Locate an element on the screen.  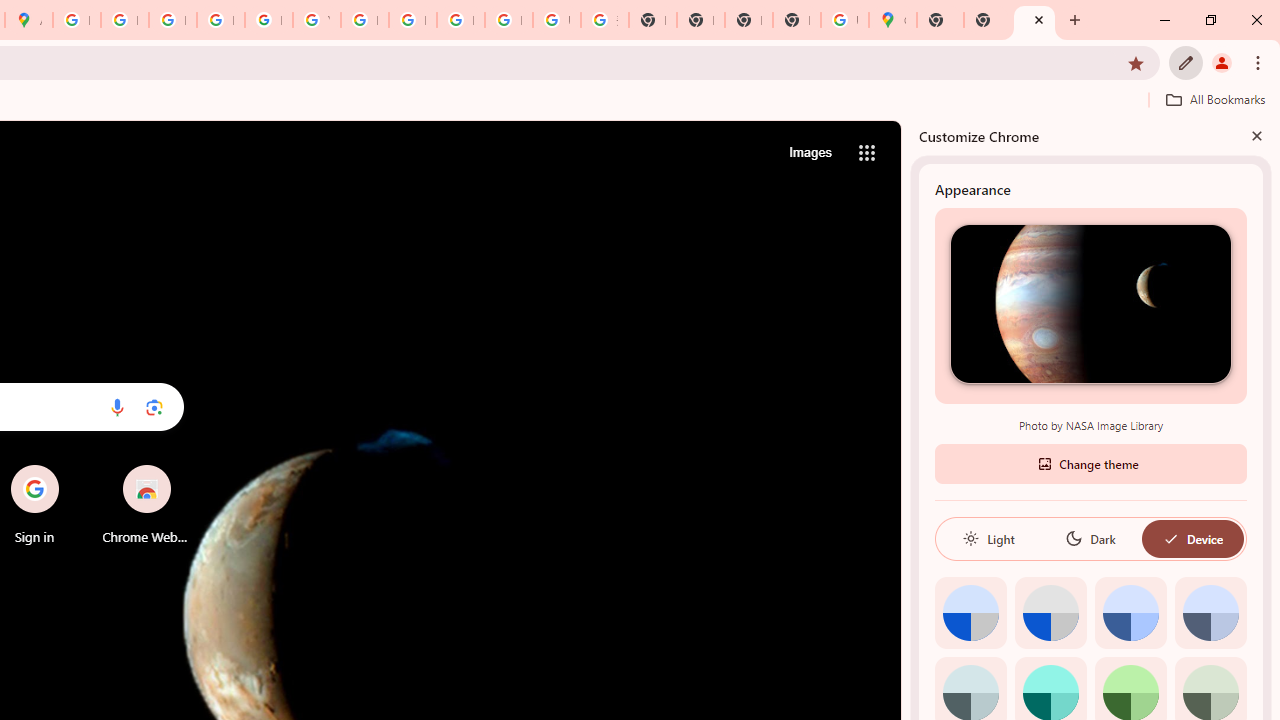
'Dark' is located at coordinates (1089, 537).